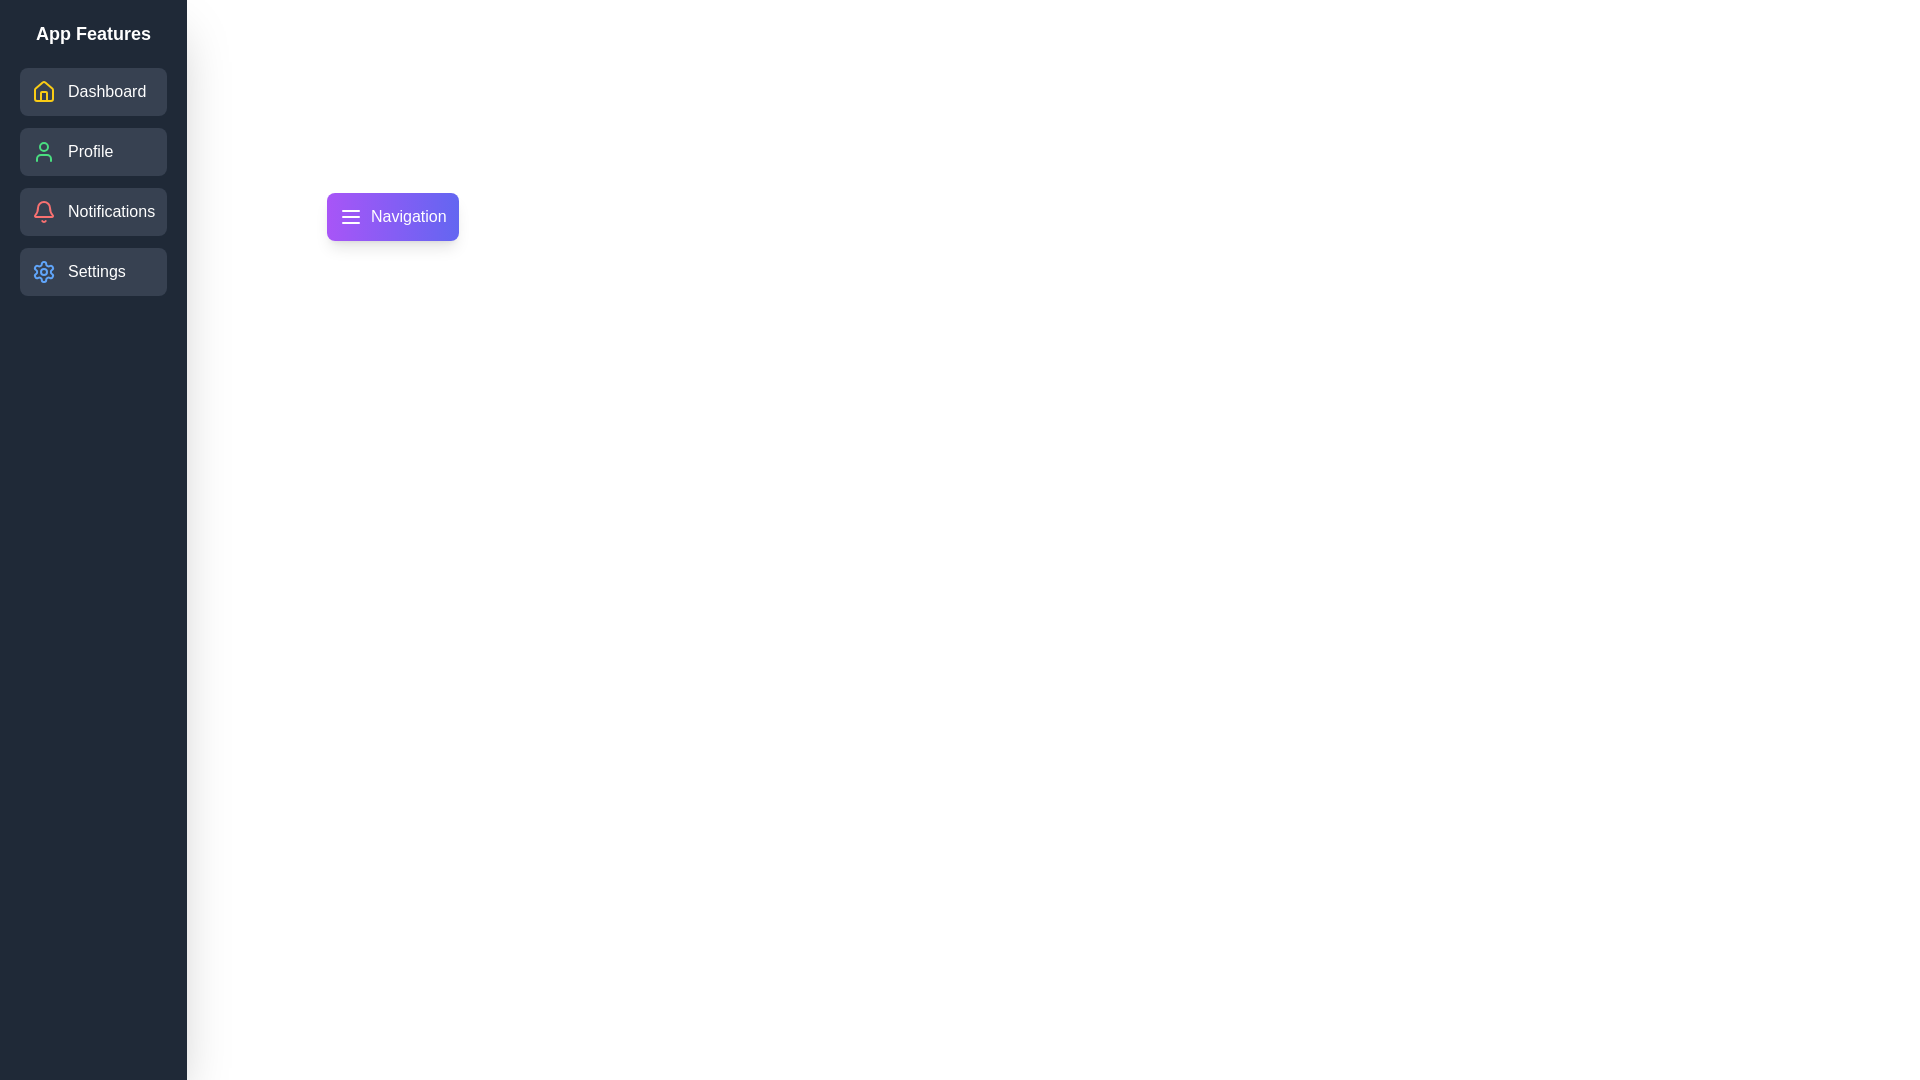 This screenshot has width=1920, height=1080. Describe the element at coordinates (392, 216) in the screenshot. I see `the 'Navigation' button to toggle the drawer` at that location.